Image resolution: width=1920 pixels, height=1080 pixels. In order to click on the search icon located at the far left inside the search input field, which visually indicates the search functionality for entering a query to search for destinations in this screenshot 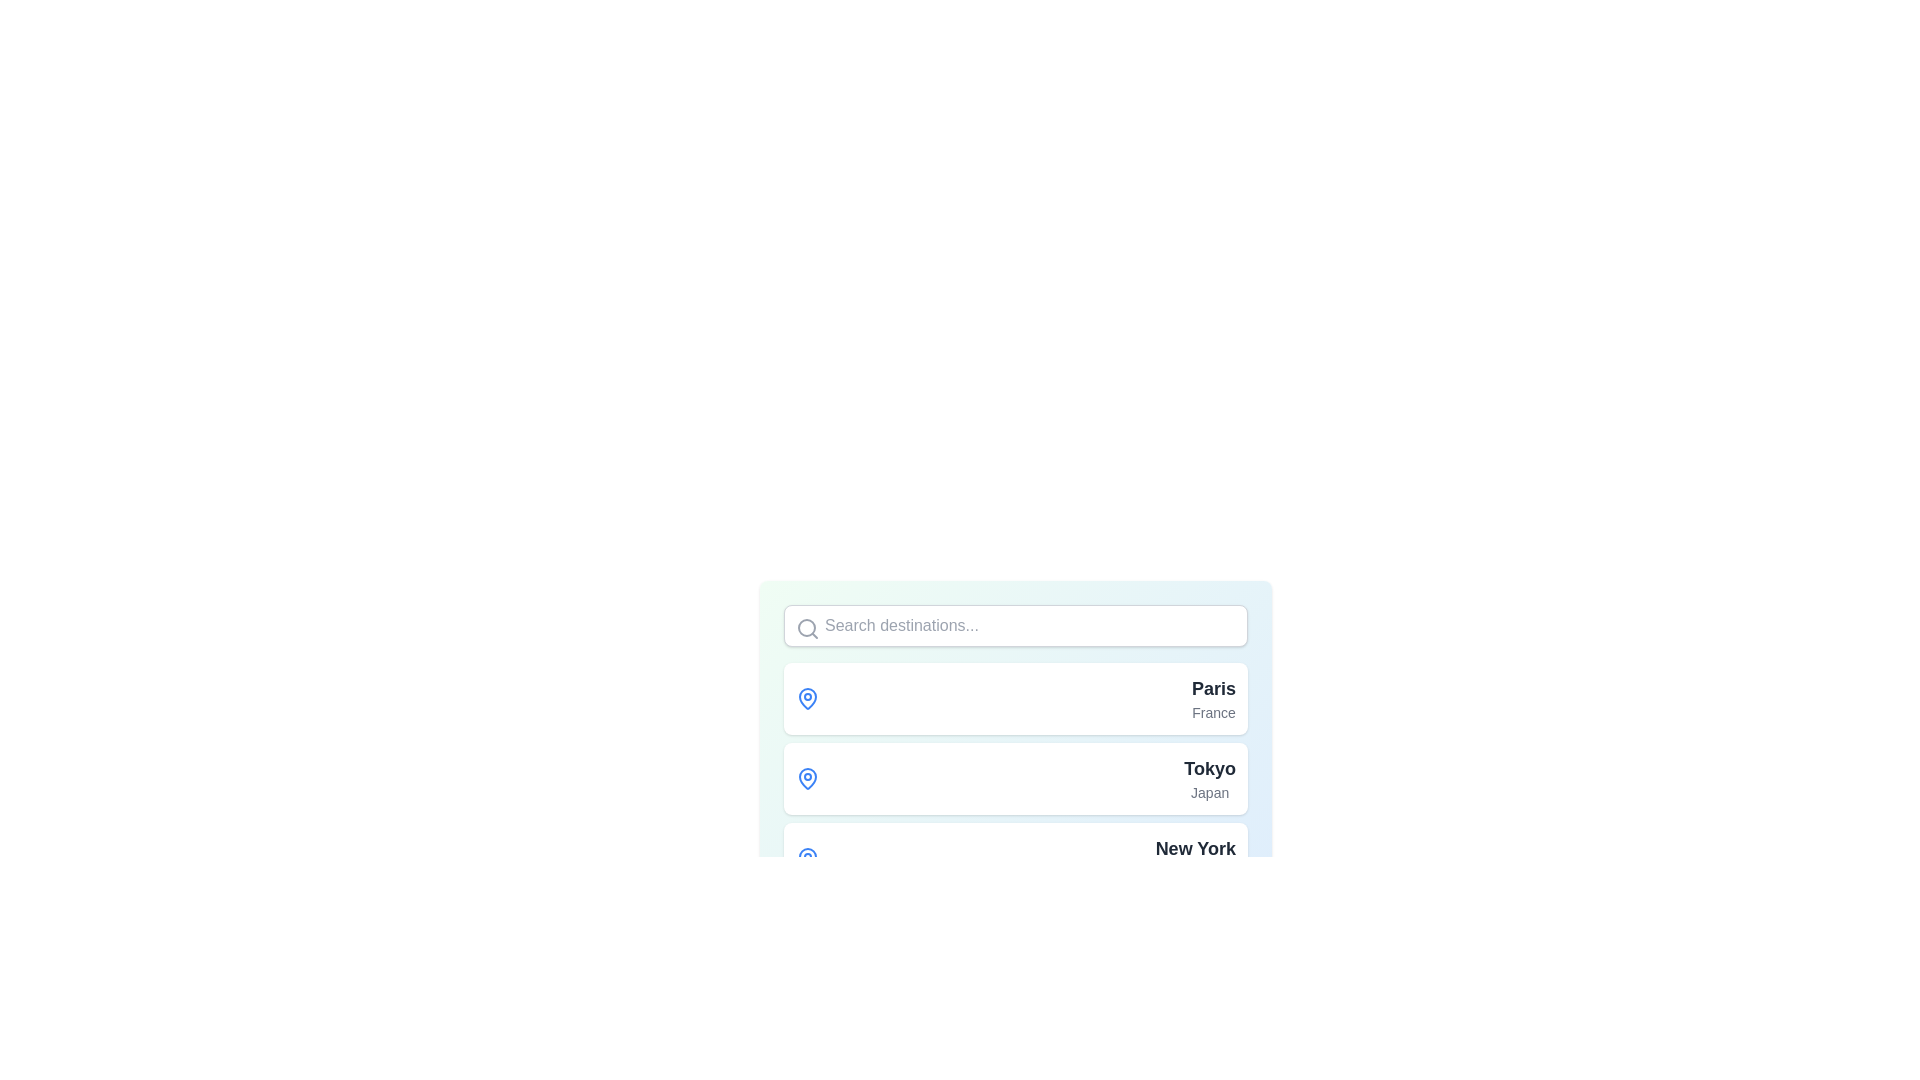, I will do `click(807, 627)`.